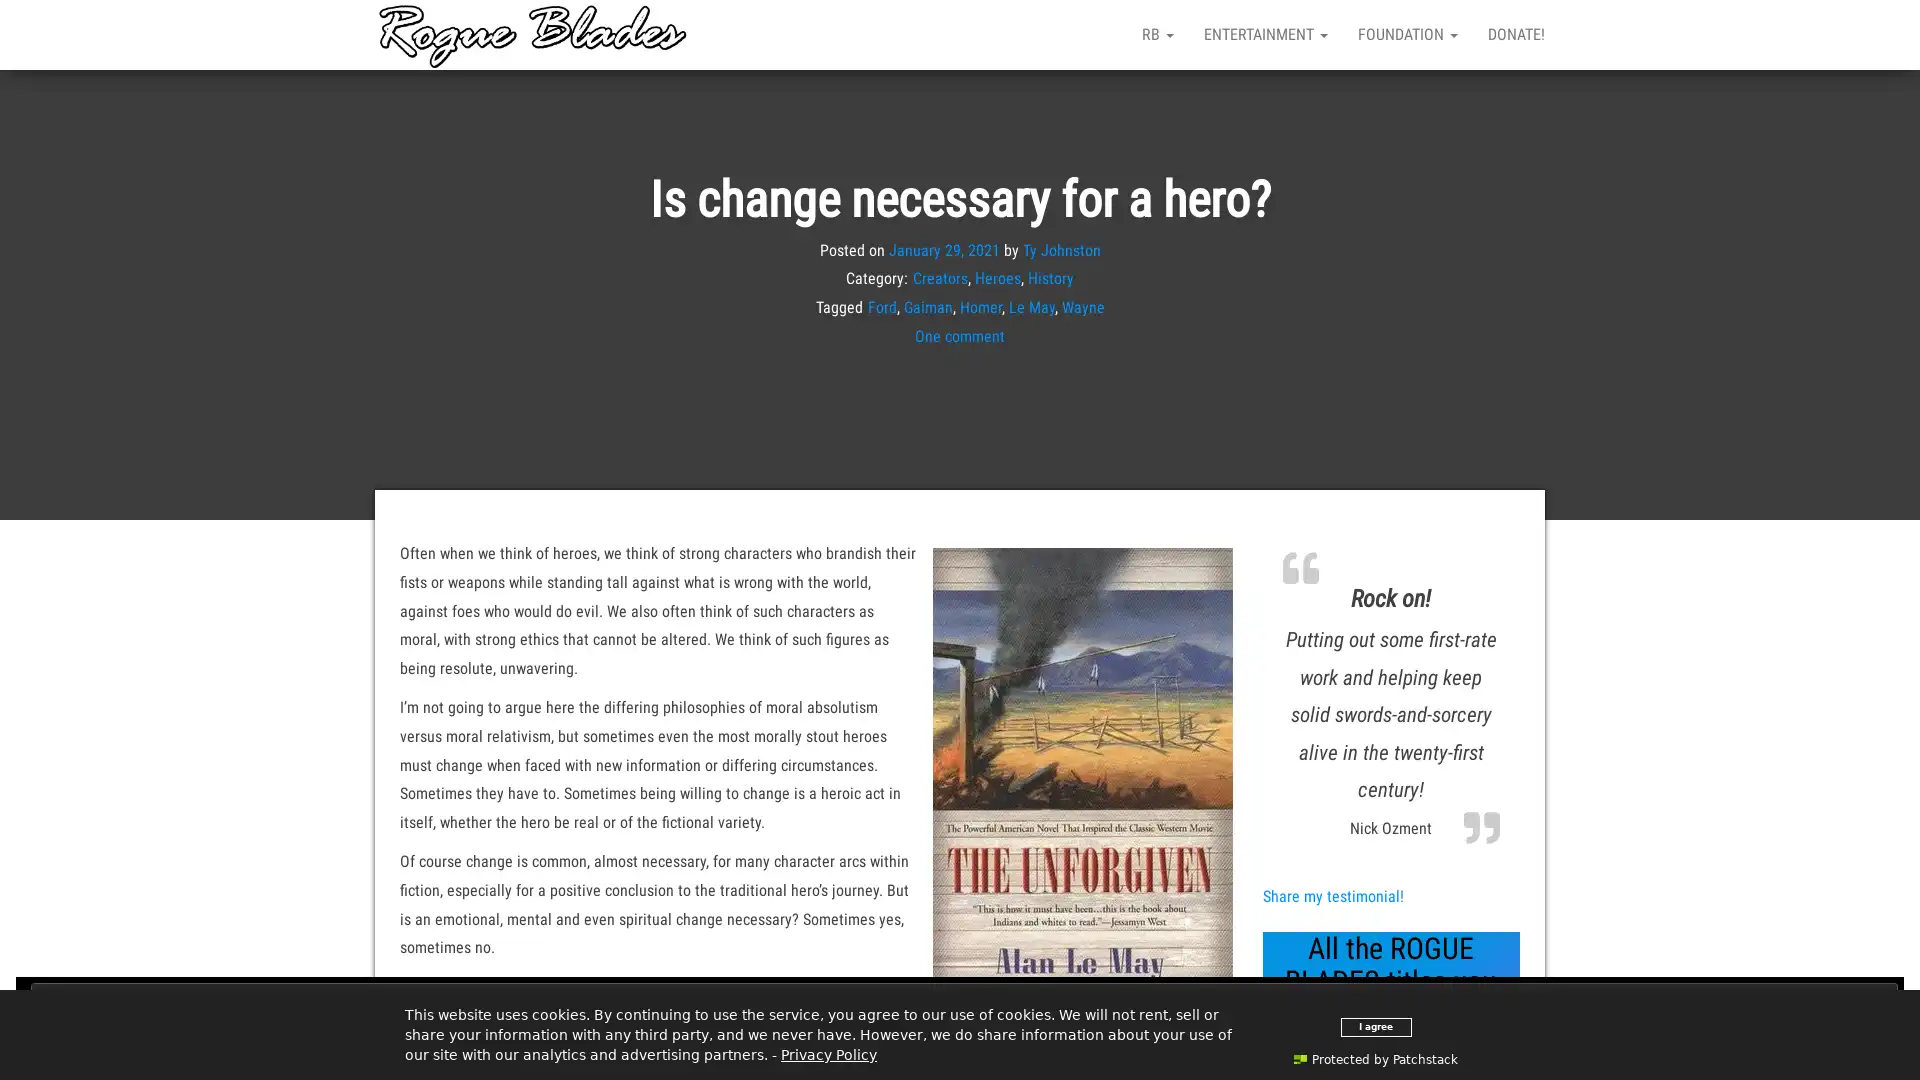 The image size is (1920, 1080). I want to click on Close and accept, so click(964, 1002).